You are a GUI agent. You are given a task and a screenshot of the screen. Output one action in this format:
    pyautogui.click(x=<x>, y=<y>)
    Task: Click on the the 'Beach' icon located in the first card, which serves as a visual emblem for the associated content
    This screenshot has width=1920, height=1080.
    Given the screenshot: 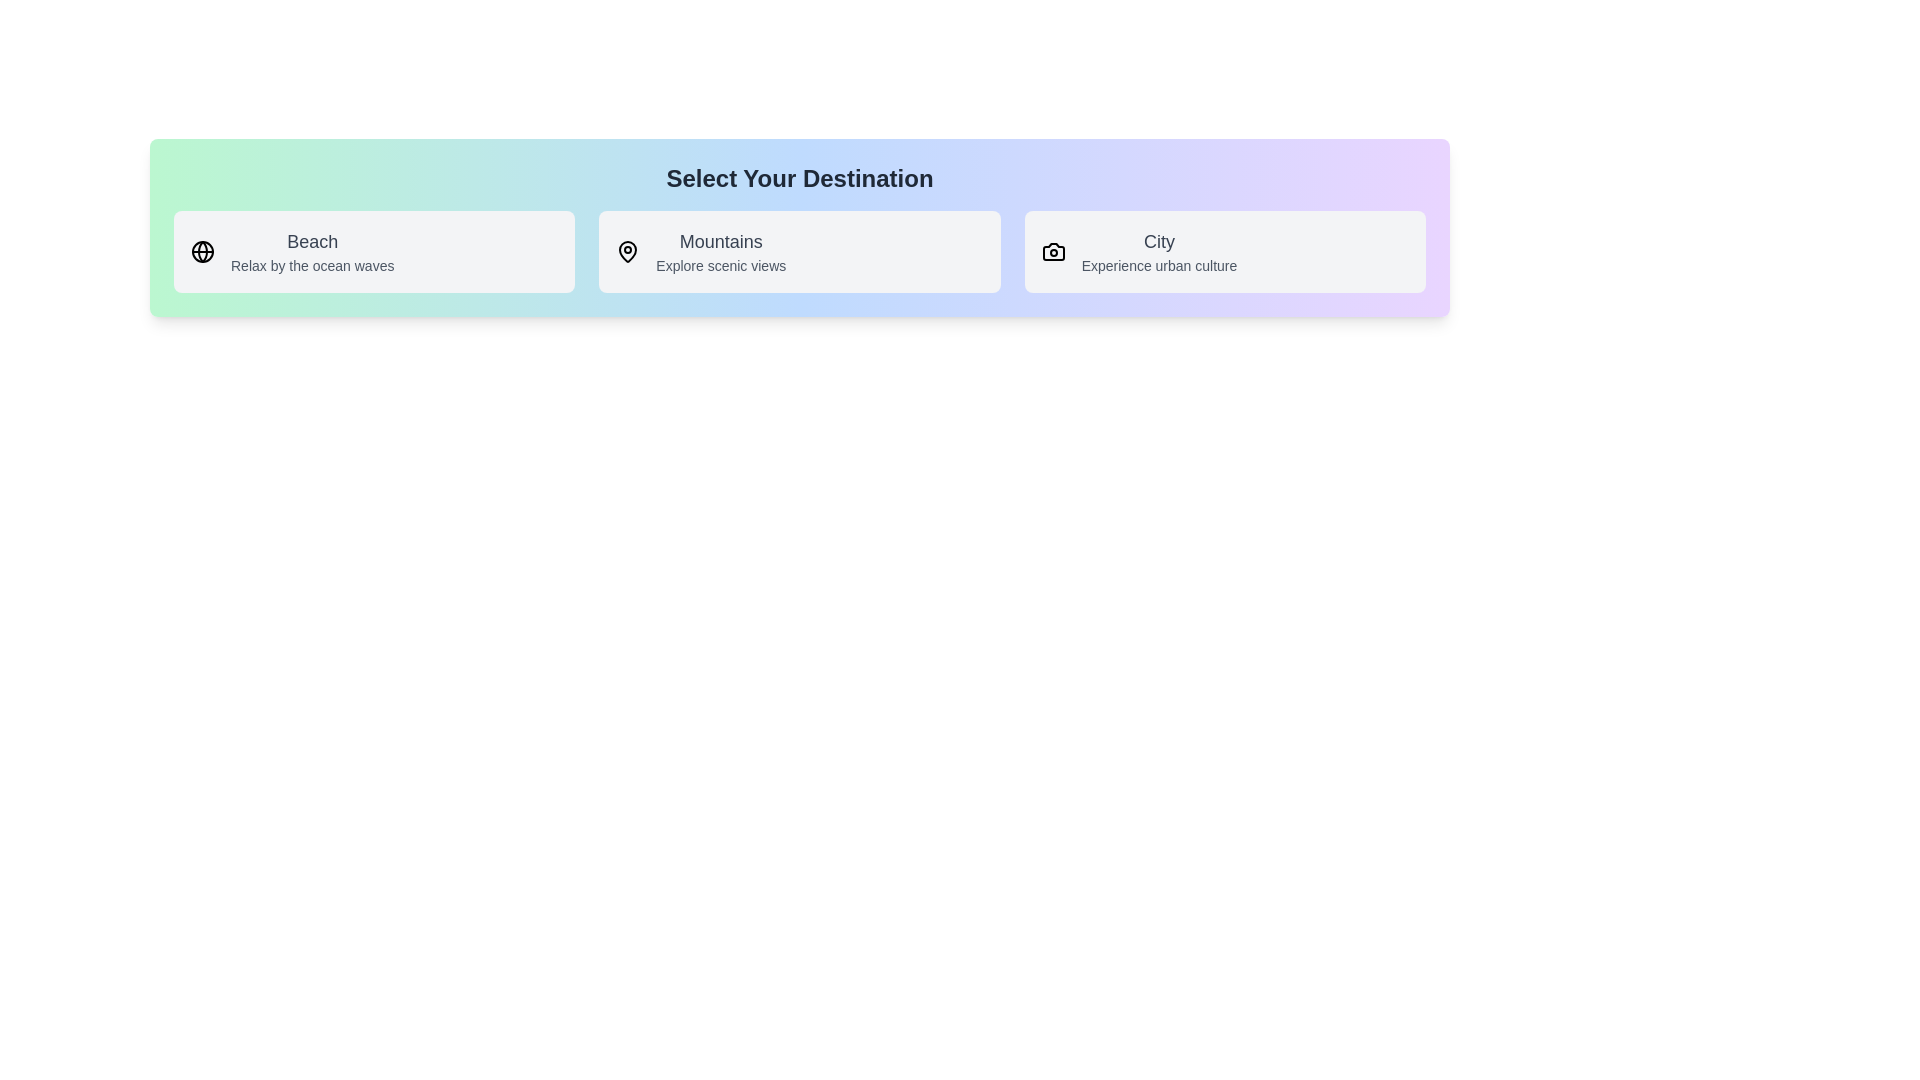 What is the action you would take?
    pyautogui.click(x=202, y=250)
    